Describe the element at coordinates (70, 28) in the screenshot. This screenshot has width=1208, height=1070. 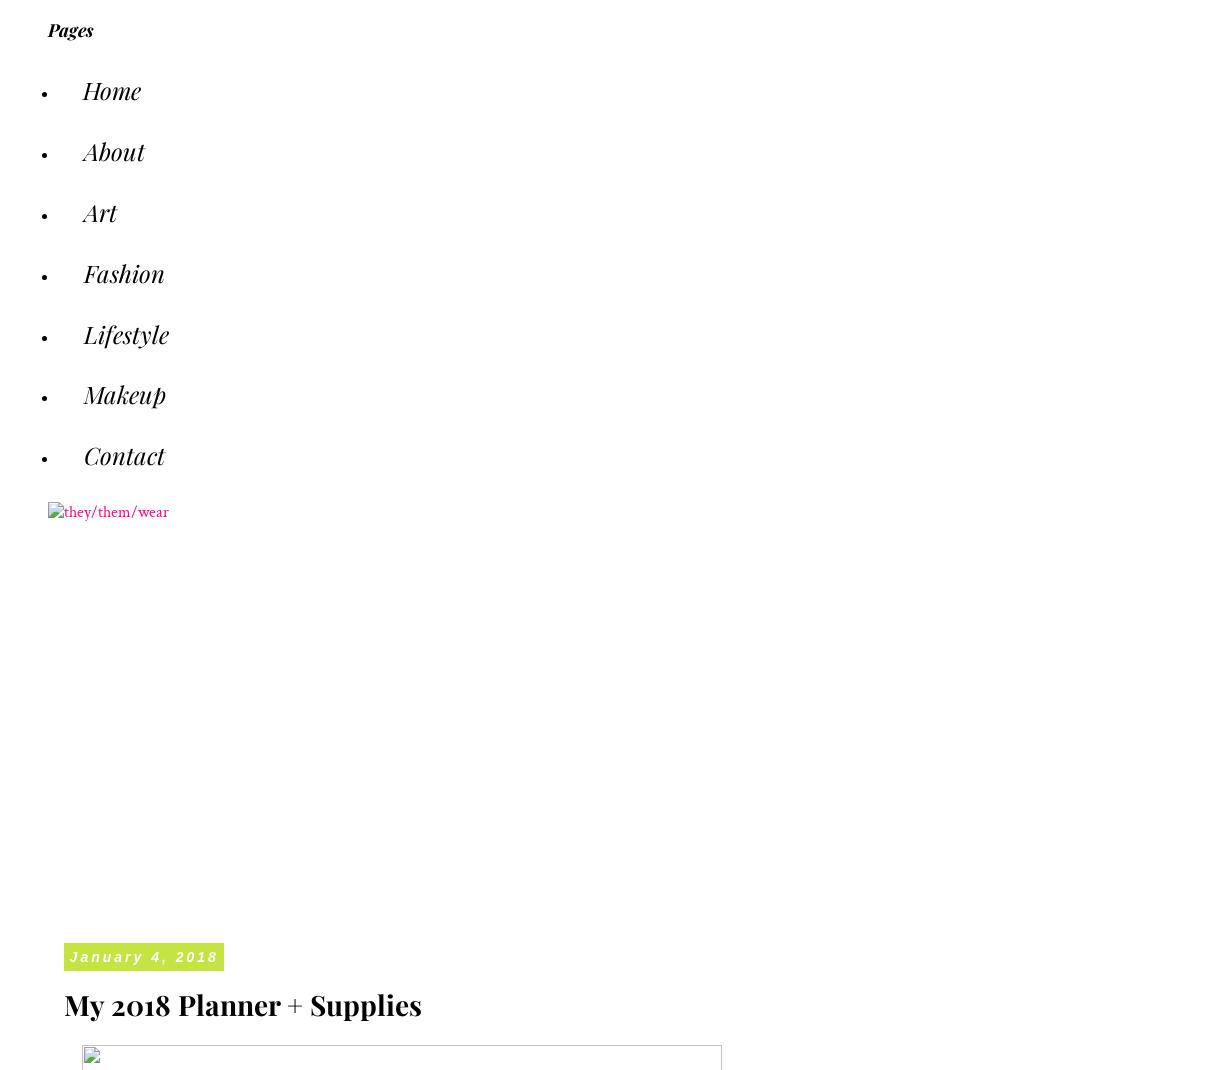
I see `'Pages'` at that location.